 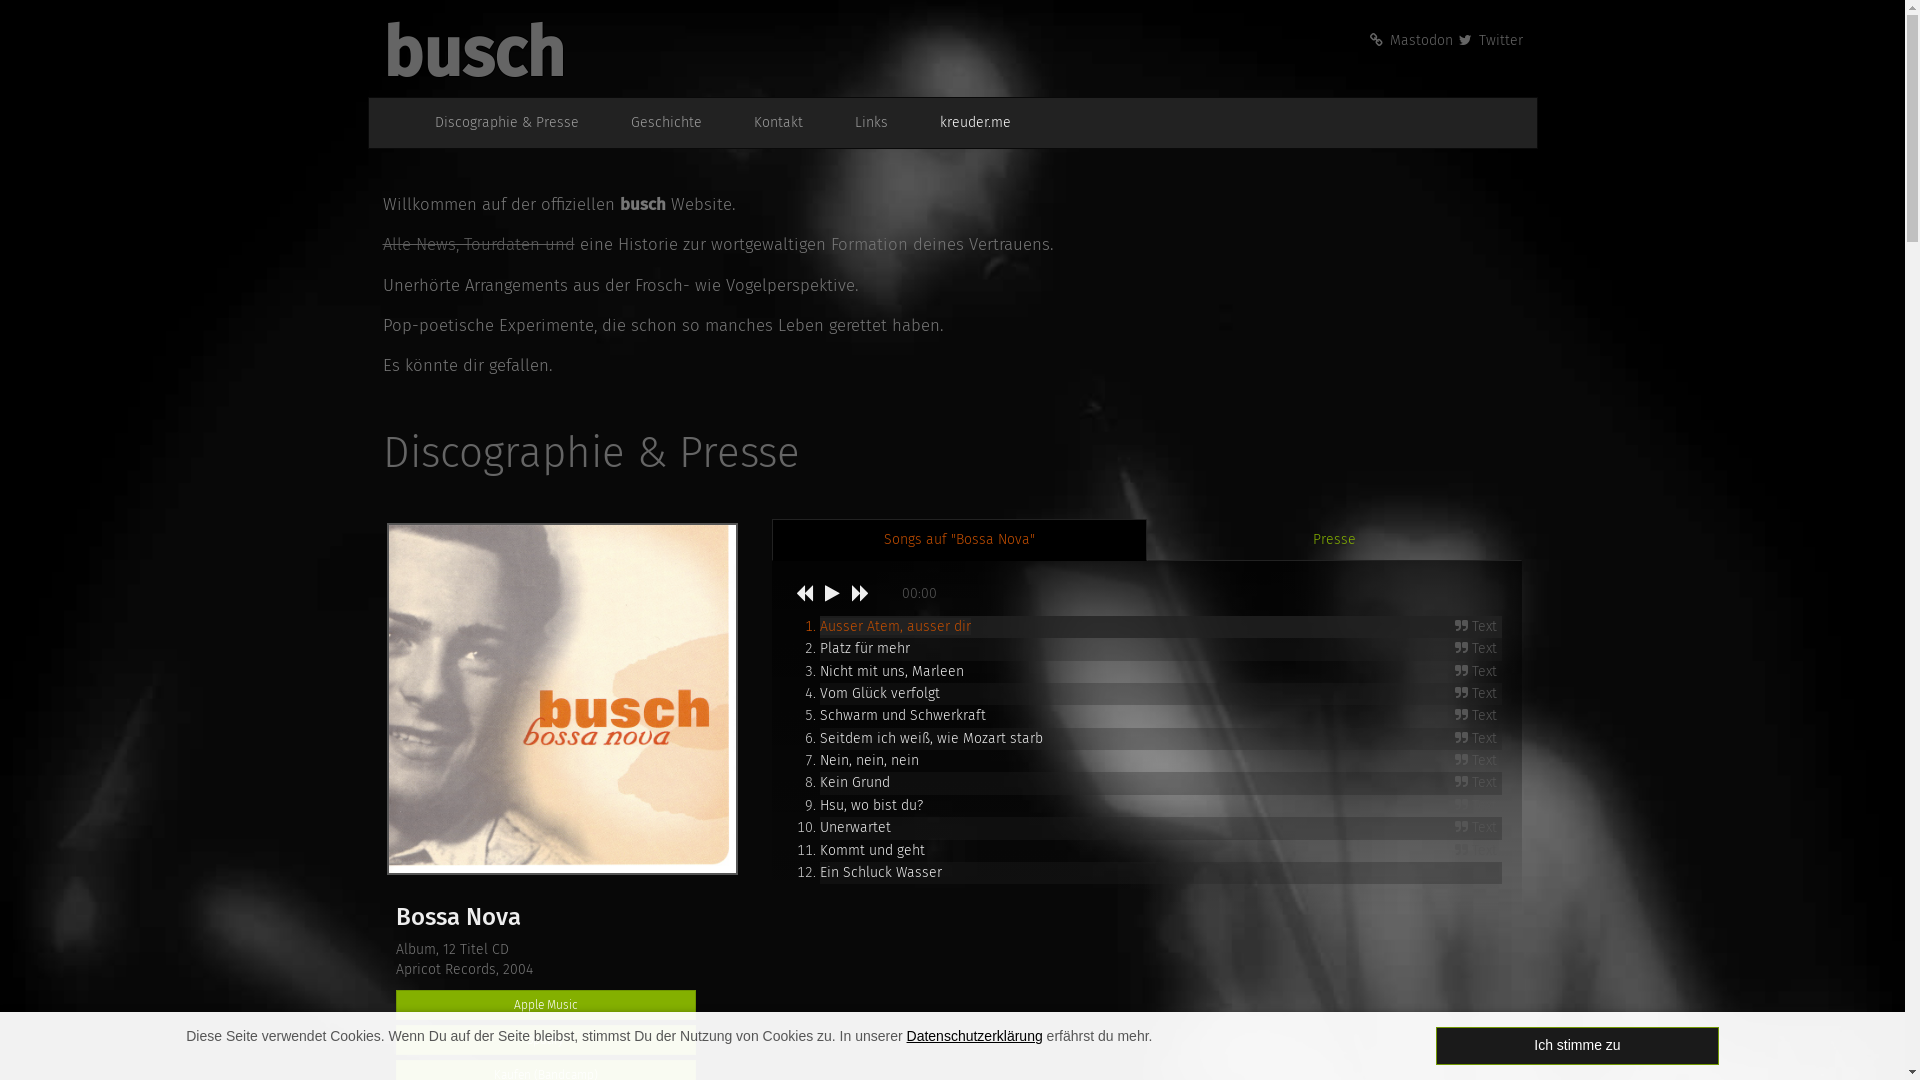 What do you see at coordinates (1478, 715) in the screenshot?
I see `'Text'` at bounding box center [1478, 715].